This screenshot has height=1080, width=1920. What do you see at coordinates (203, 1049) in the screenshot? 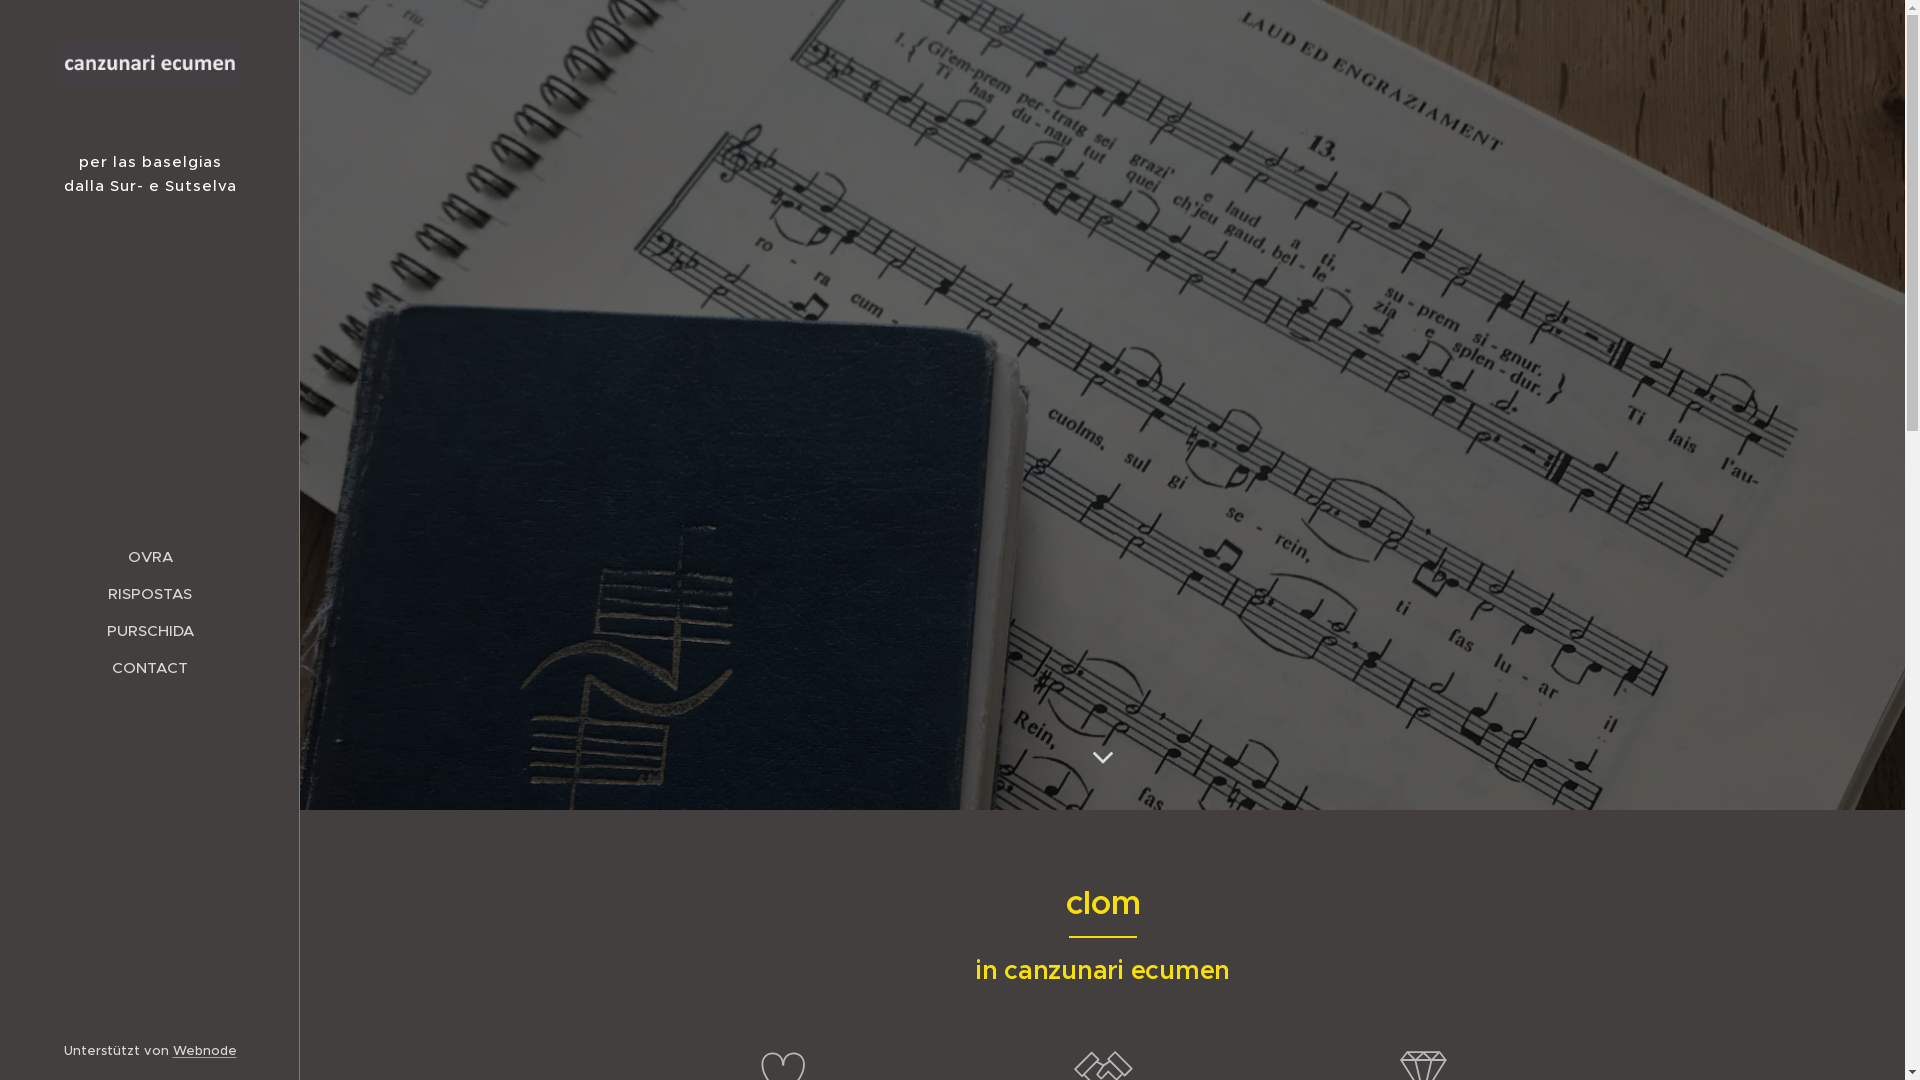
I see `'Webnode'` at bounding box center [203, 1049].